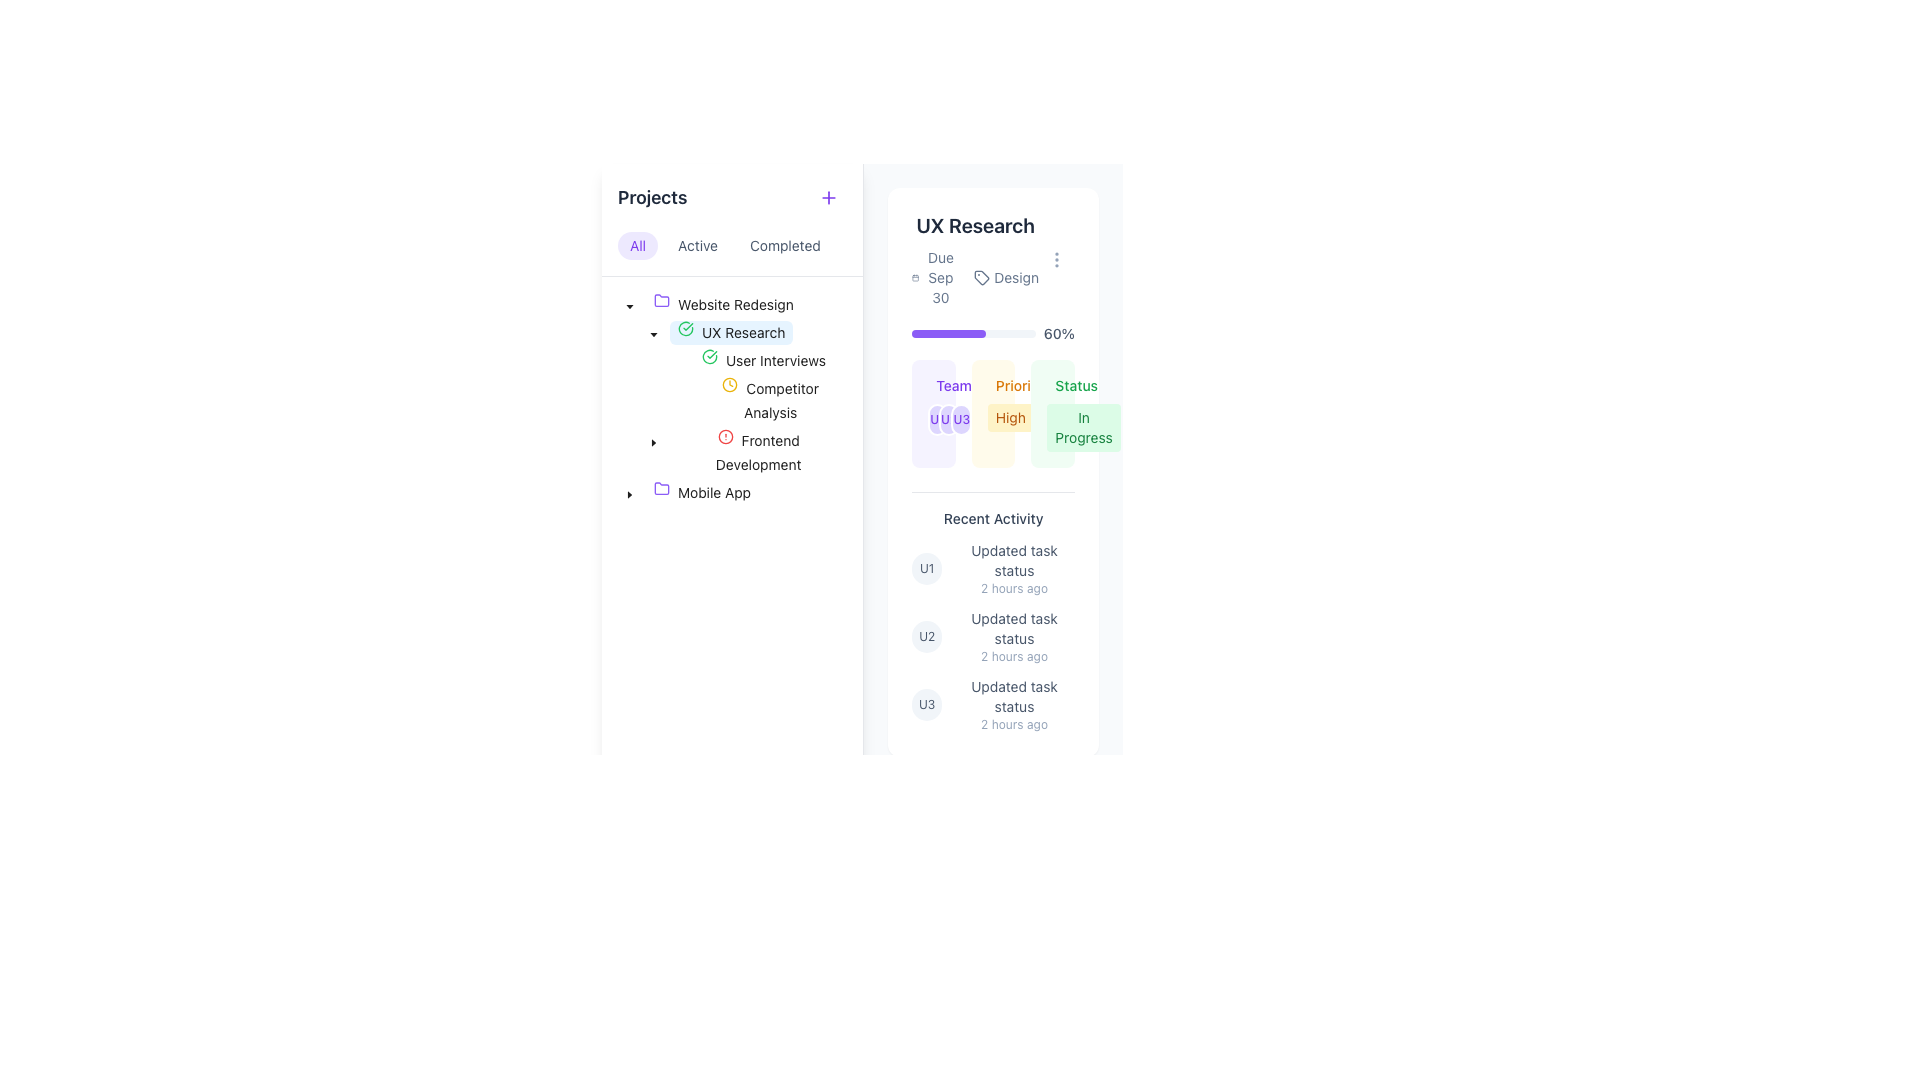 This screenshot has width=1920, height=1080. Describe the element at coordinates (734, 304) in the screenshot. I see `the text label 'Website Redesign' in the hierarchical tree view` at that location.